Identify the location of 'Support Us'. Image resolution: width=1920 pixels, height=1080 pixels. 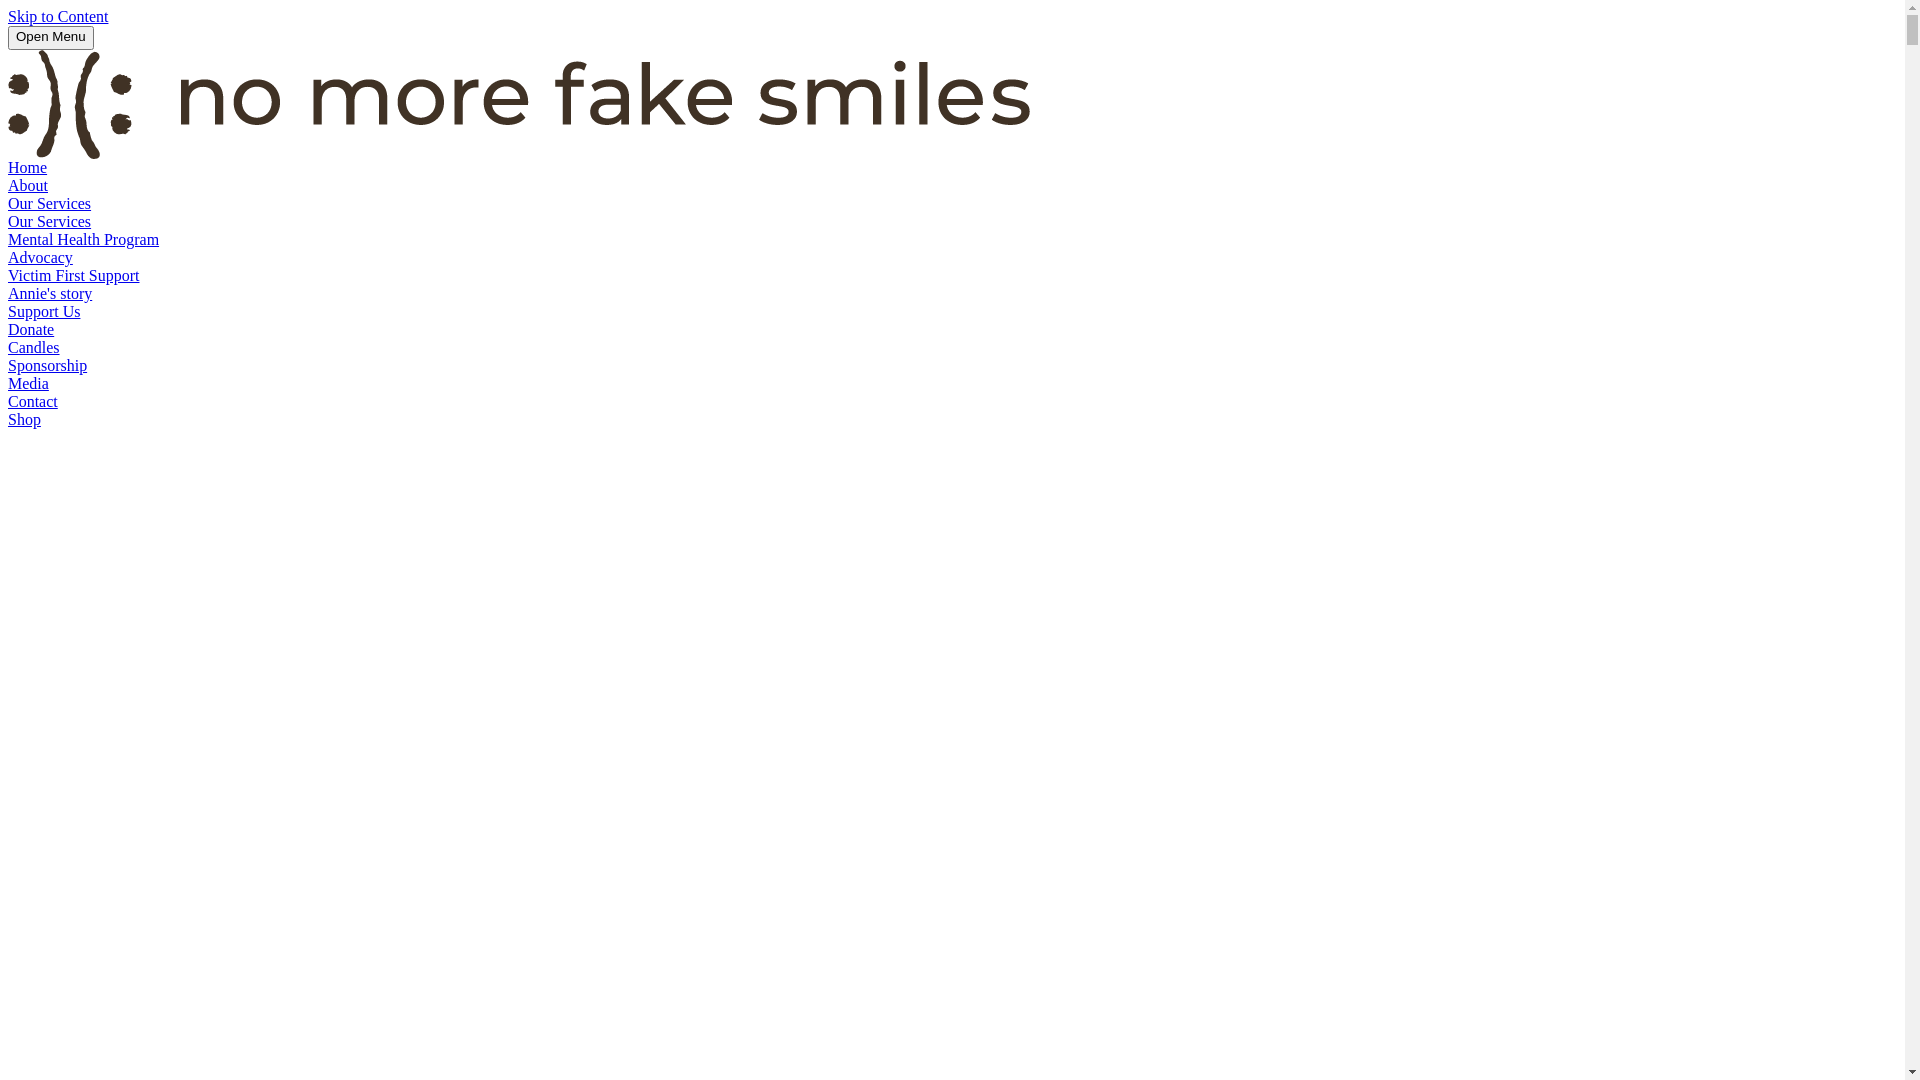
(43, 311).